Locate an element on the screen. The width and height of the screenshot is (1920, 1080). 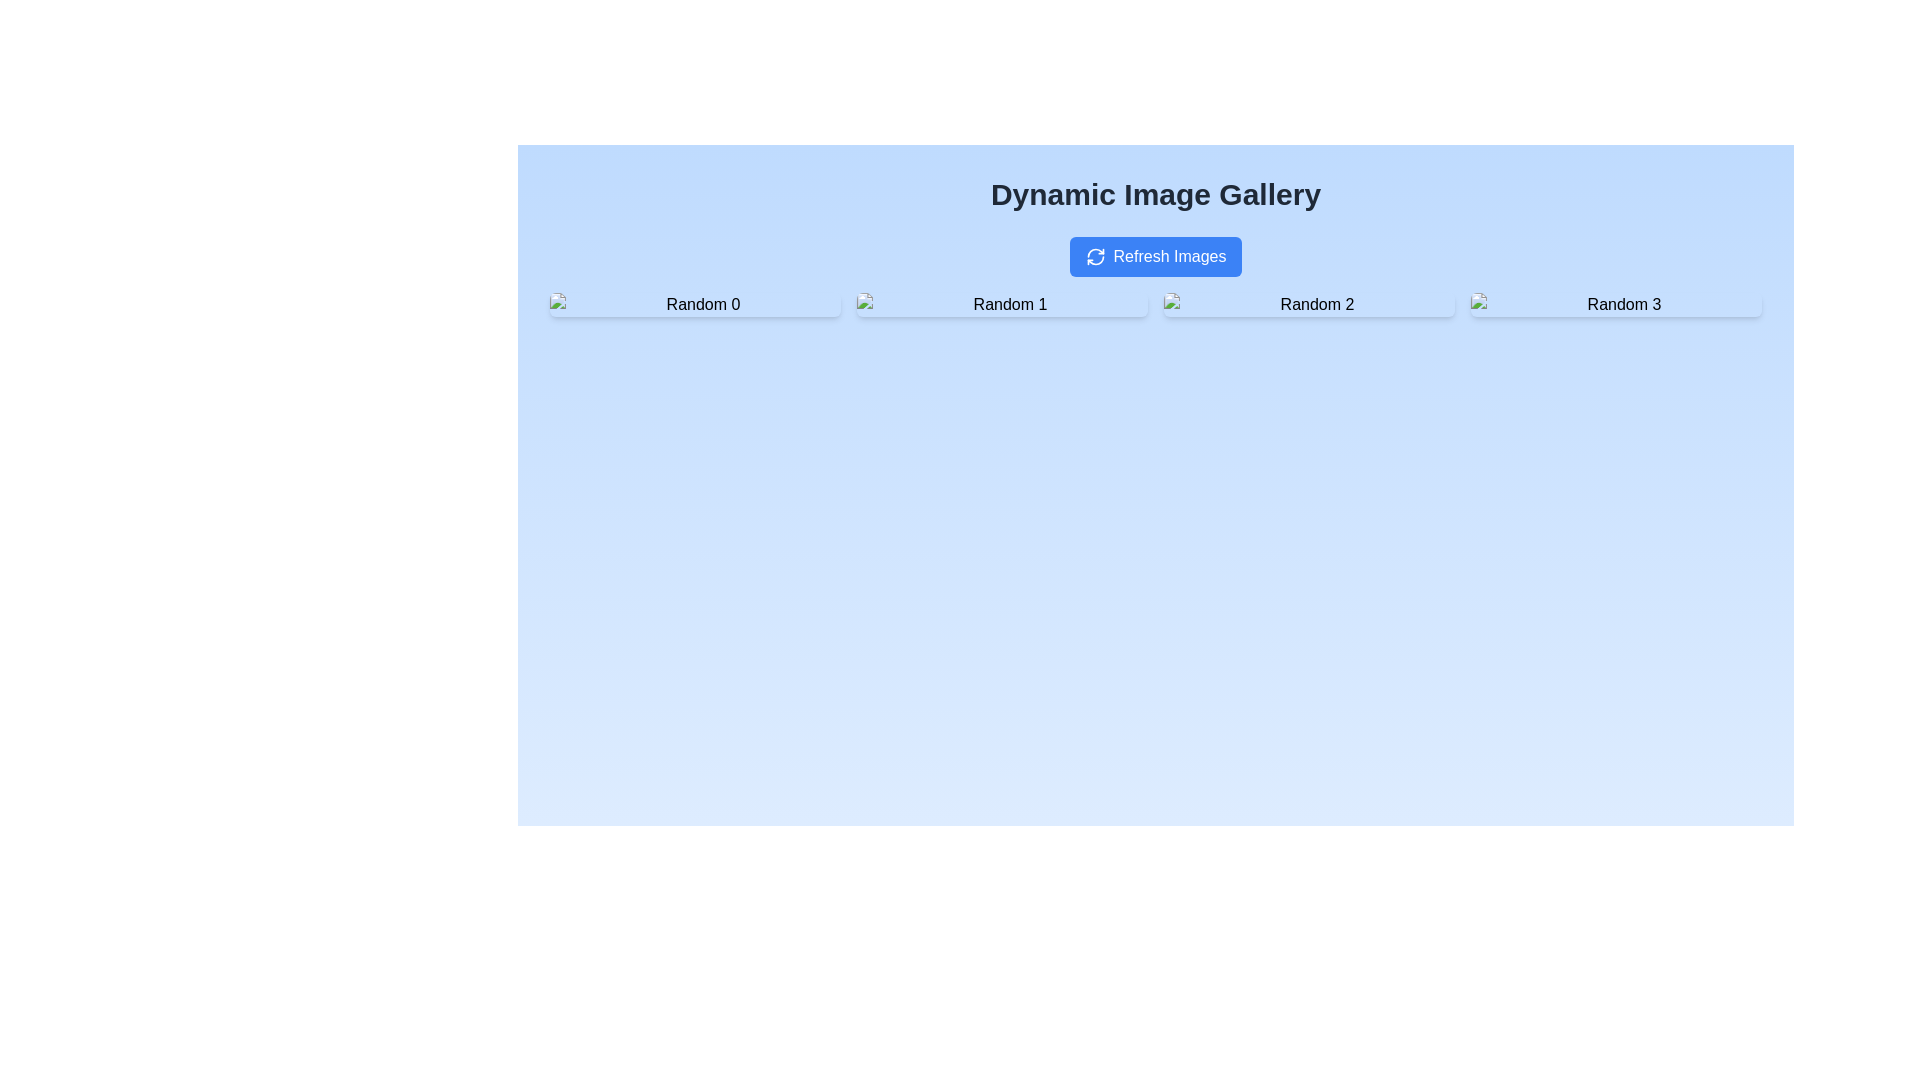
the Refresh Symbol icon located to the left of the 'Refresh Images' label is located at coordinates (1094, 256).